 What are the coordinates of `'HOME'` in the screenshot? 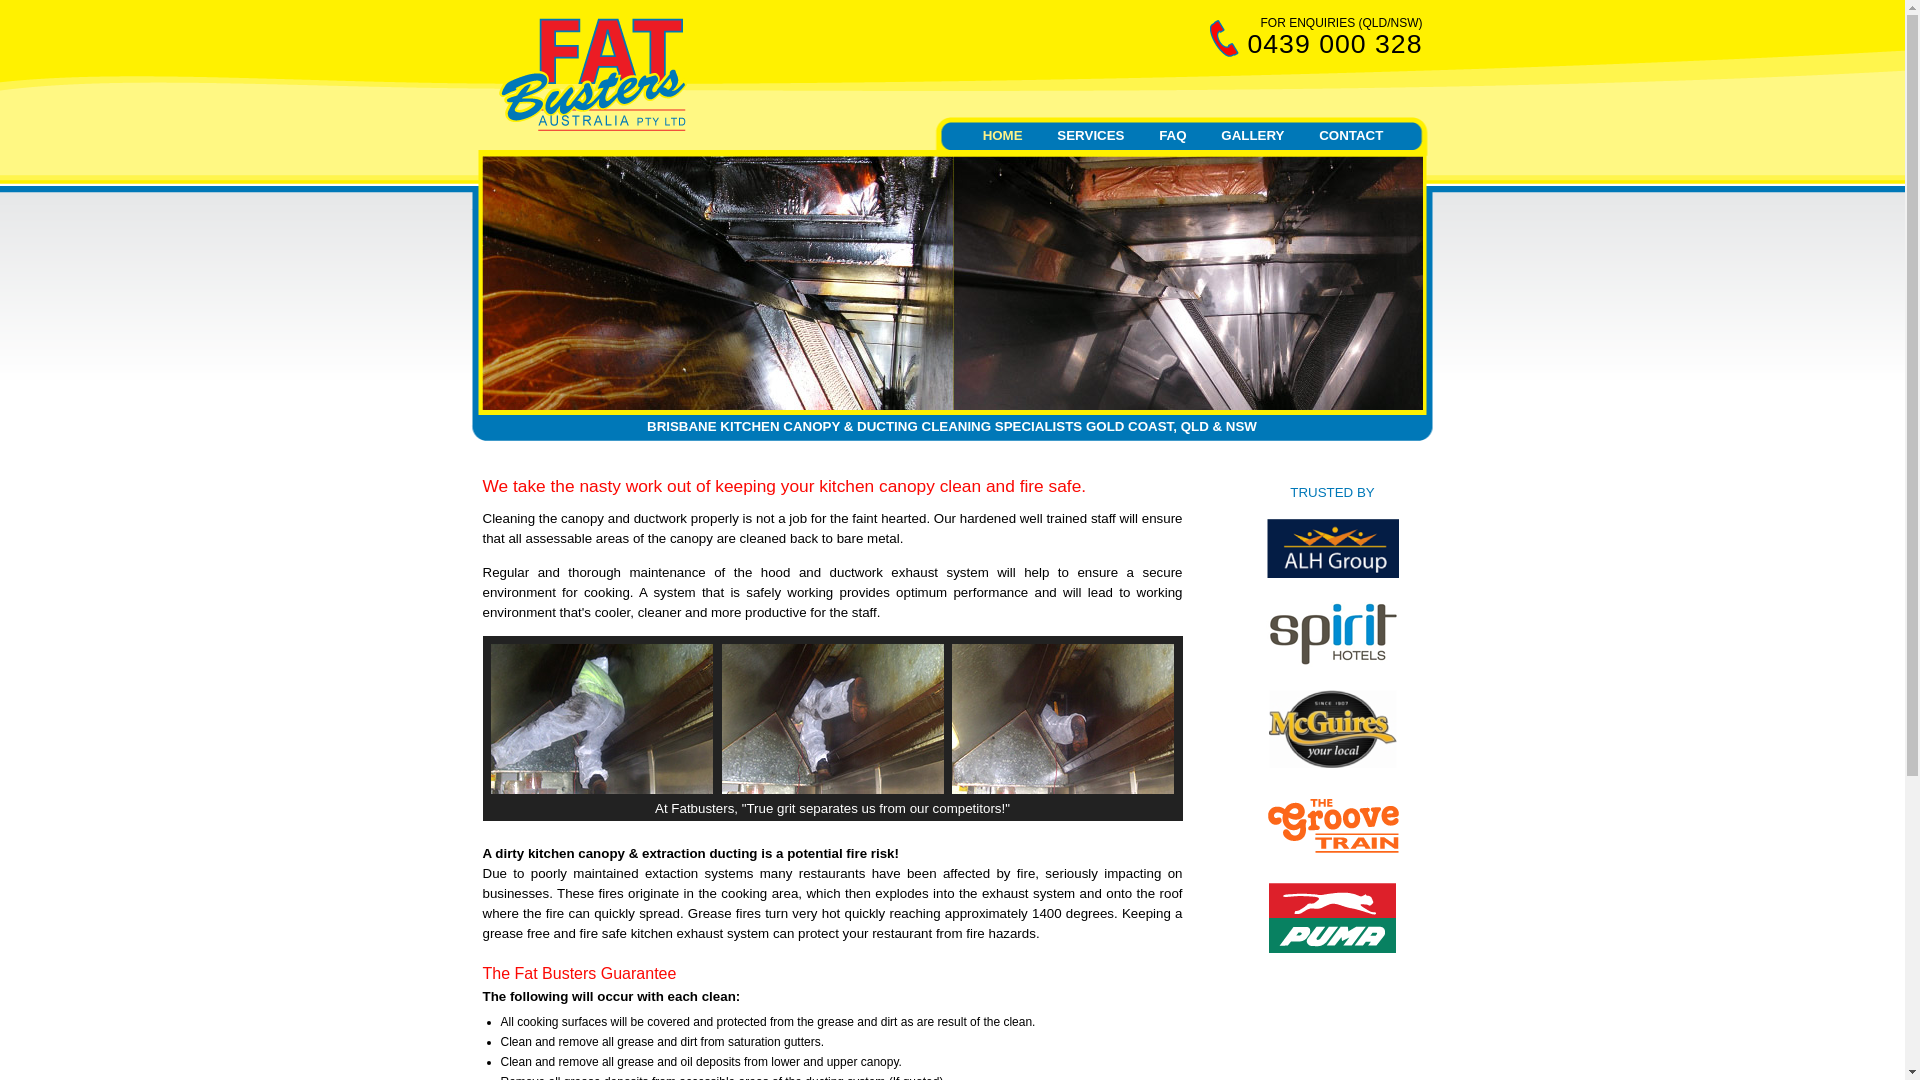 It's located at (1003, 135).